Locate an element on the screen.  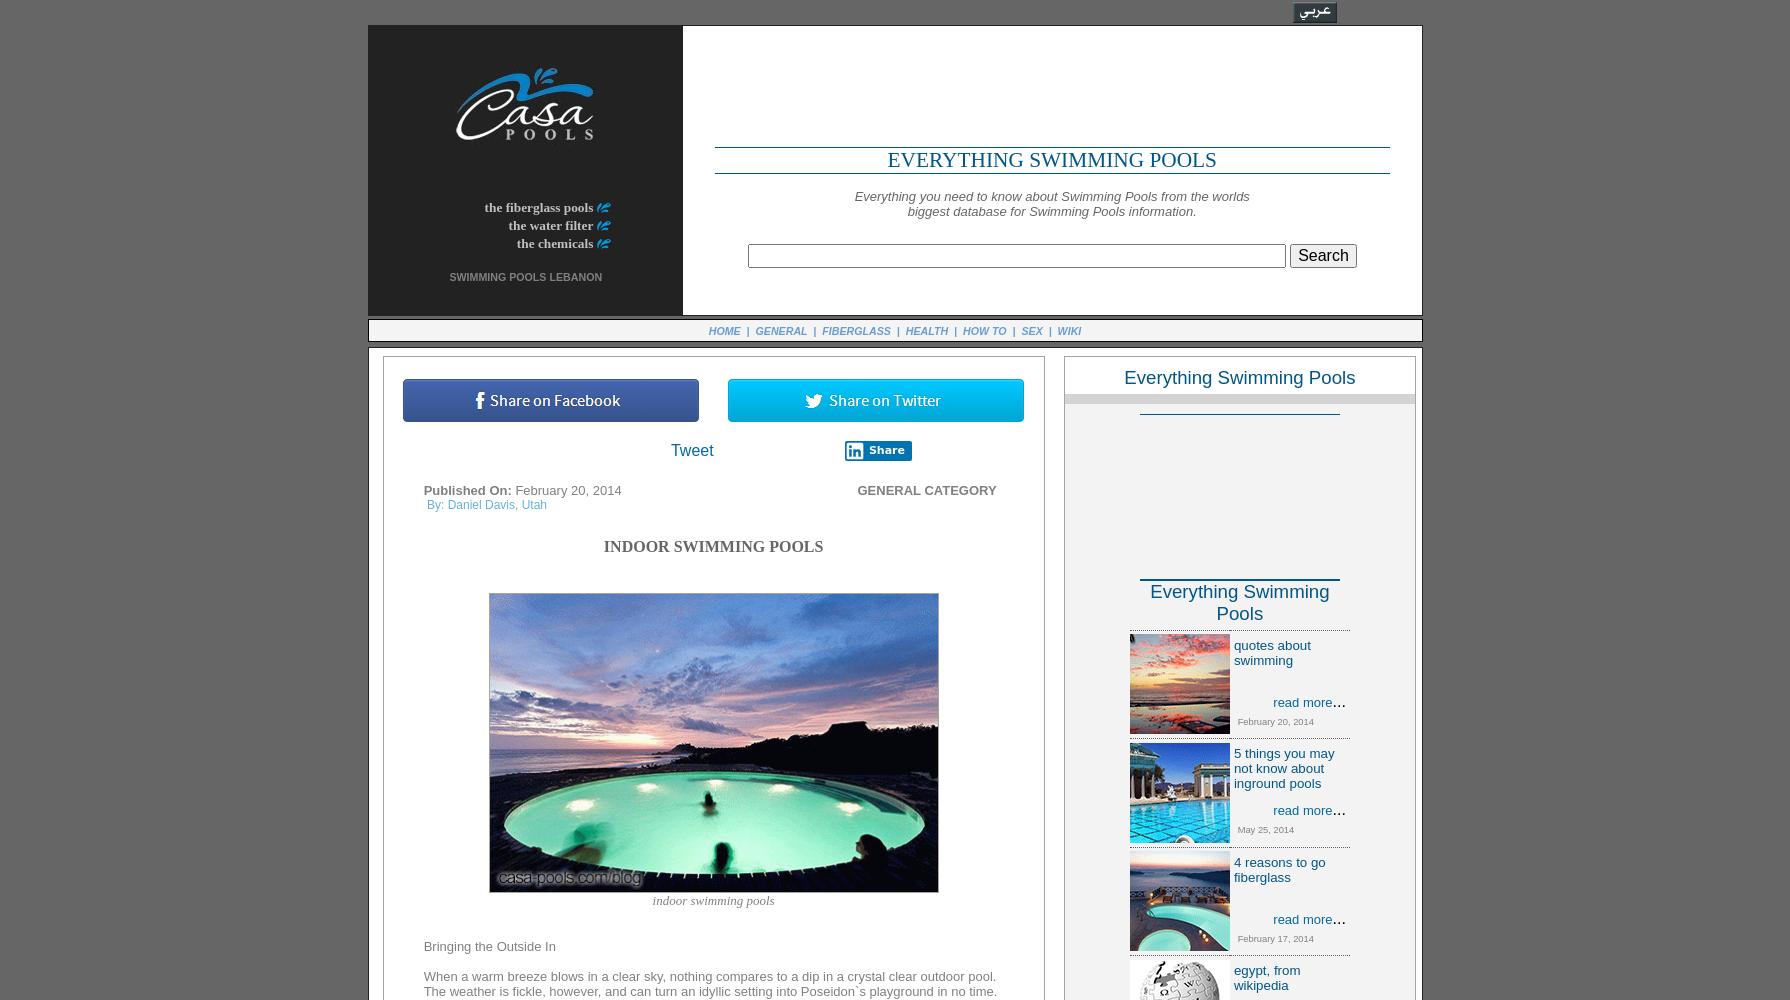
'WIKI' is located at coordinates (1068, 329).